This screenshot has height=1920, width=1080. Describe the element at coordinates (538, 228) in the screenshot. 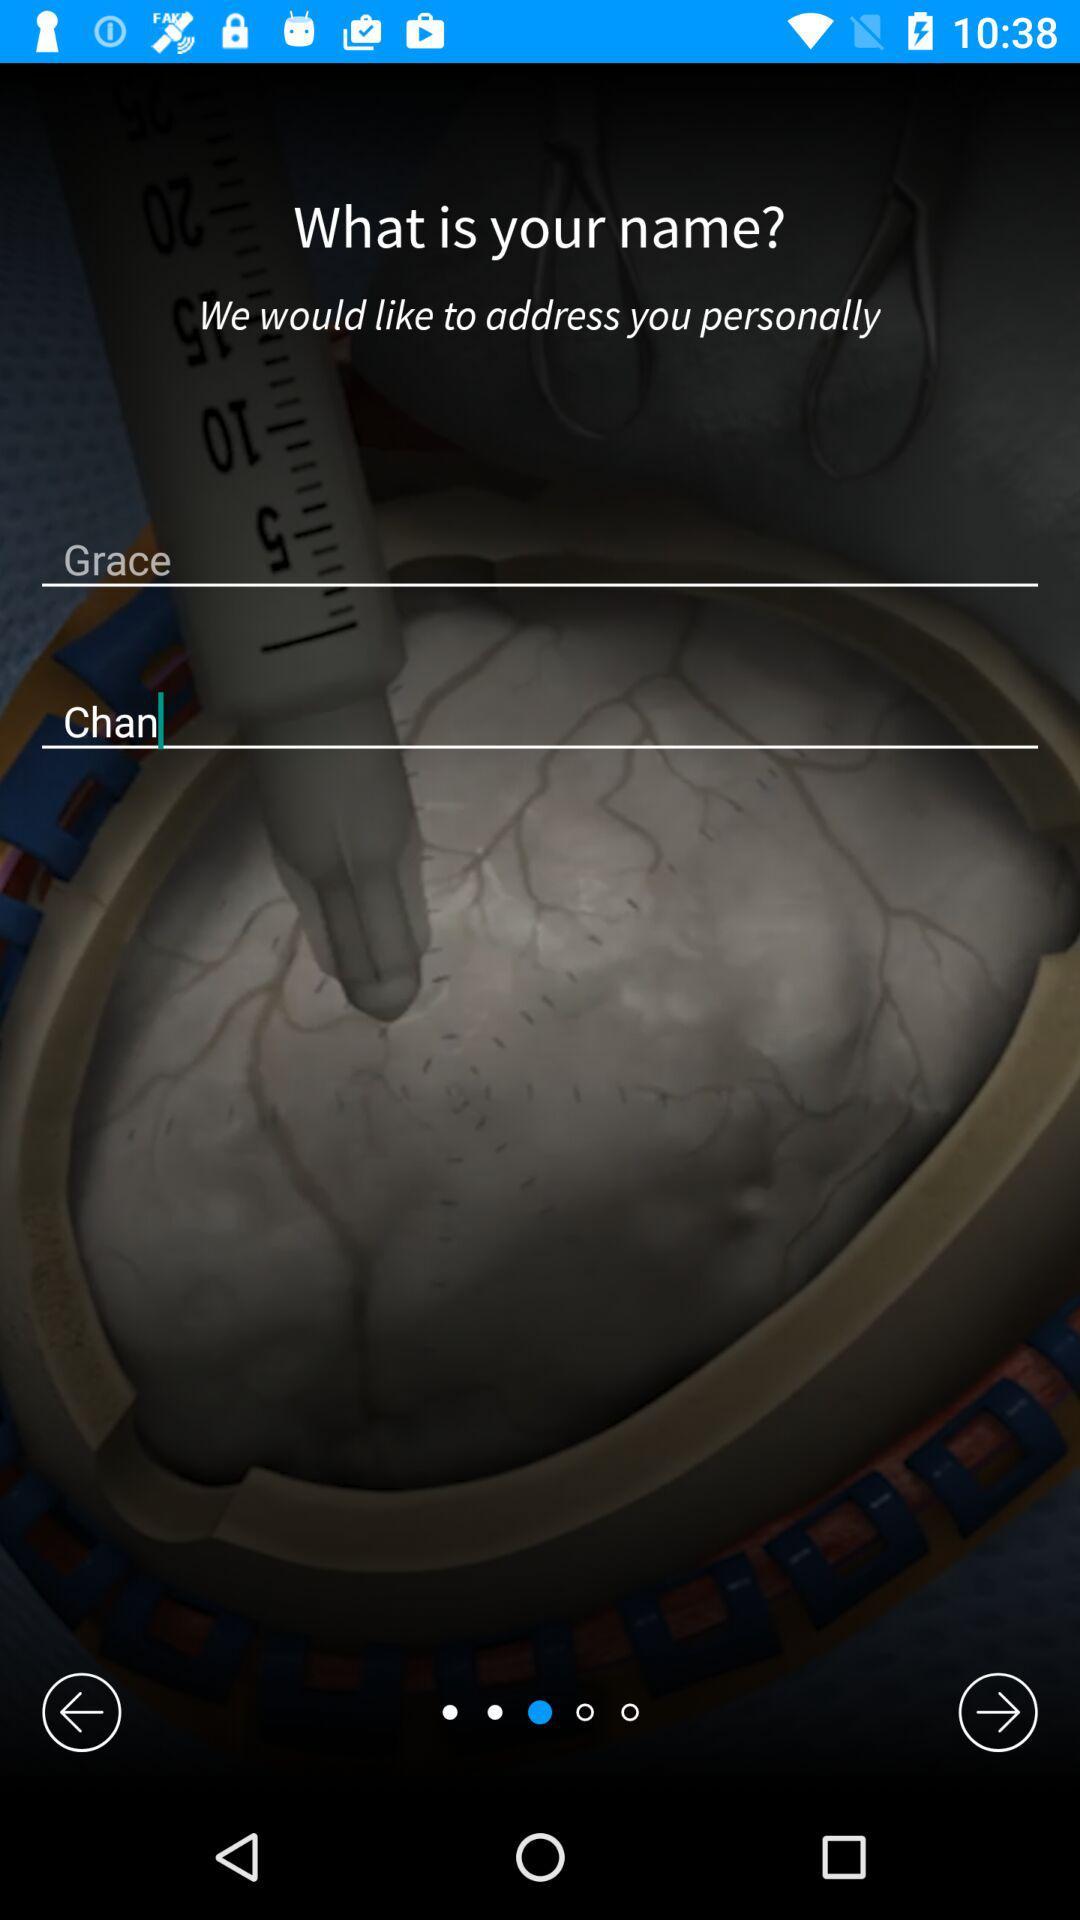

I see `icon above we would like item` at that location.